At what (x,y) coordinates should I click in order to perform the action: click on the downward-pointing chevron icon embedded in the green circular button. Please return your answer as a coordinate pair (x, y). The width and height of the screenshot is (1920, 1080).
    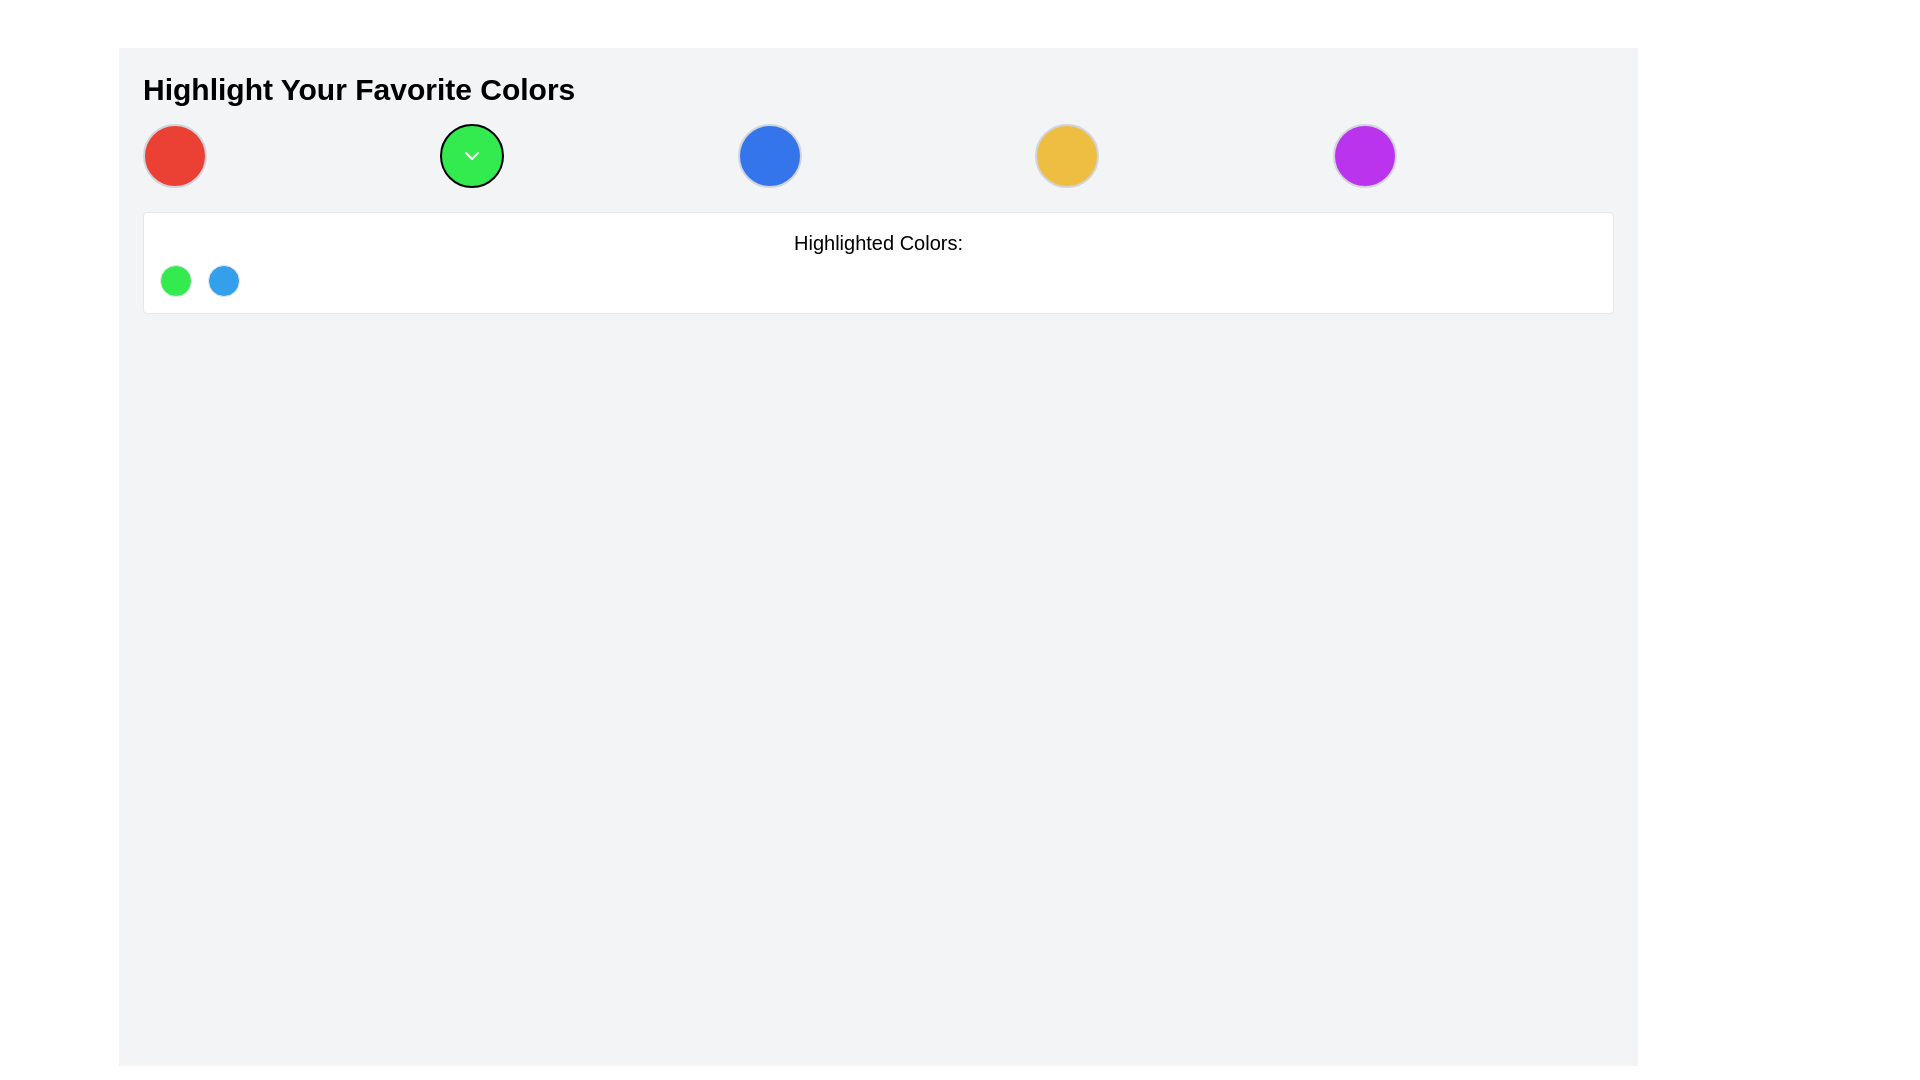
    Looking at the image, I should click on (471, 154).